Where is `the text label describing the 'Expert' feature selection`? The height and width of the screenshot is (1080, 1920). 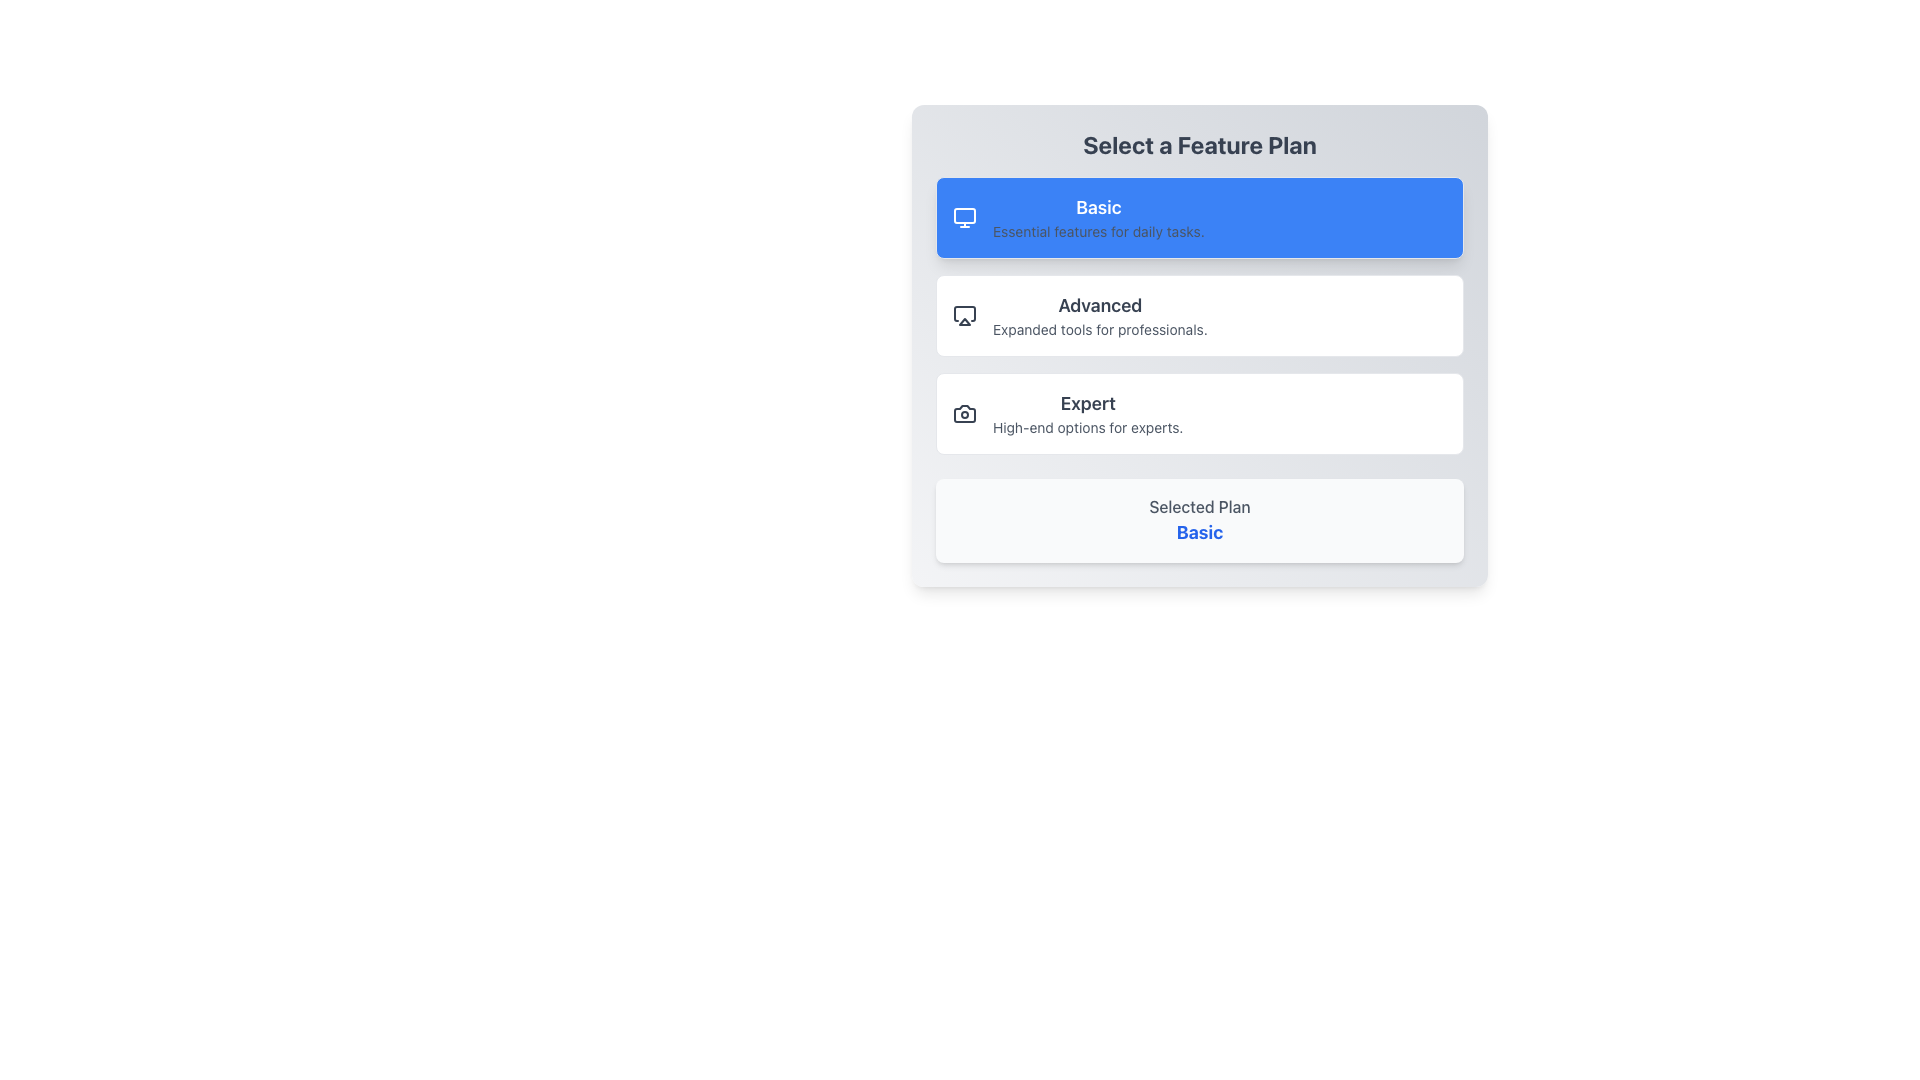
the text label describing the 'Expert' feature selection is located at coordinates (1087, 412).